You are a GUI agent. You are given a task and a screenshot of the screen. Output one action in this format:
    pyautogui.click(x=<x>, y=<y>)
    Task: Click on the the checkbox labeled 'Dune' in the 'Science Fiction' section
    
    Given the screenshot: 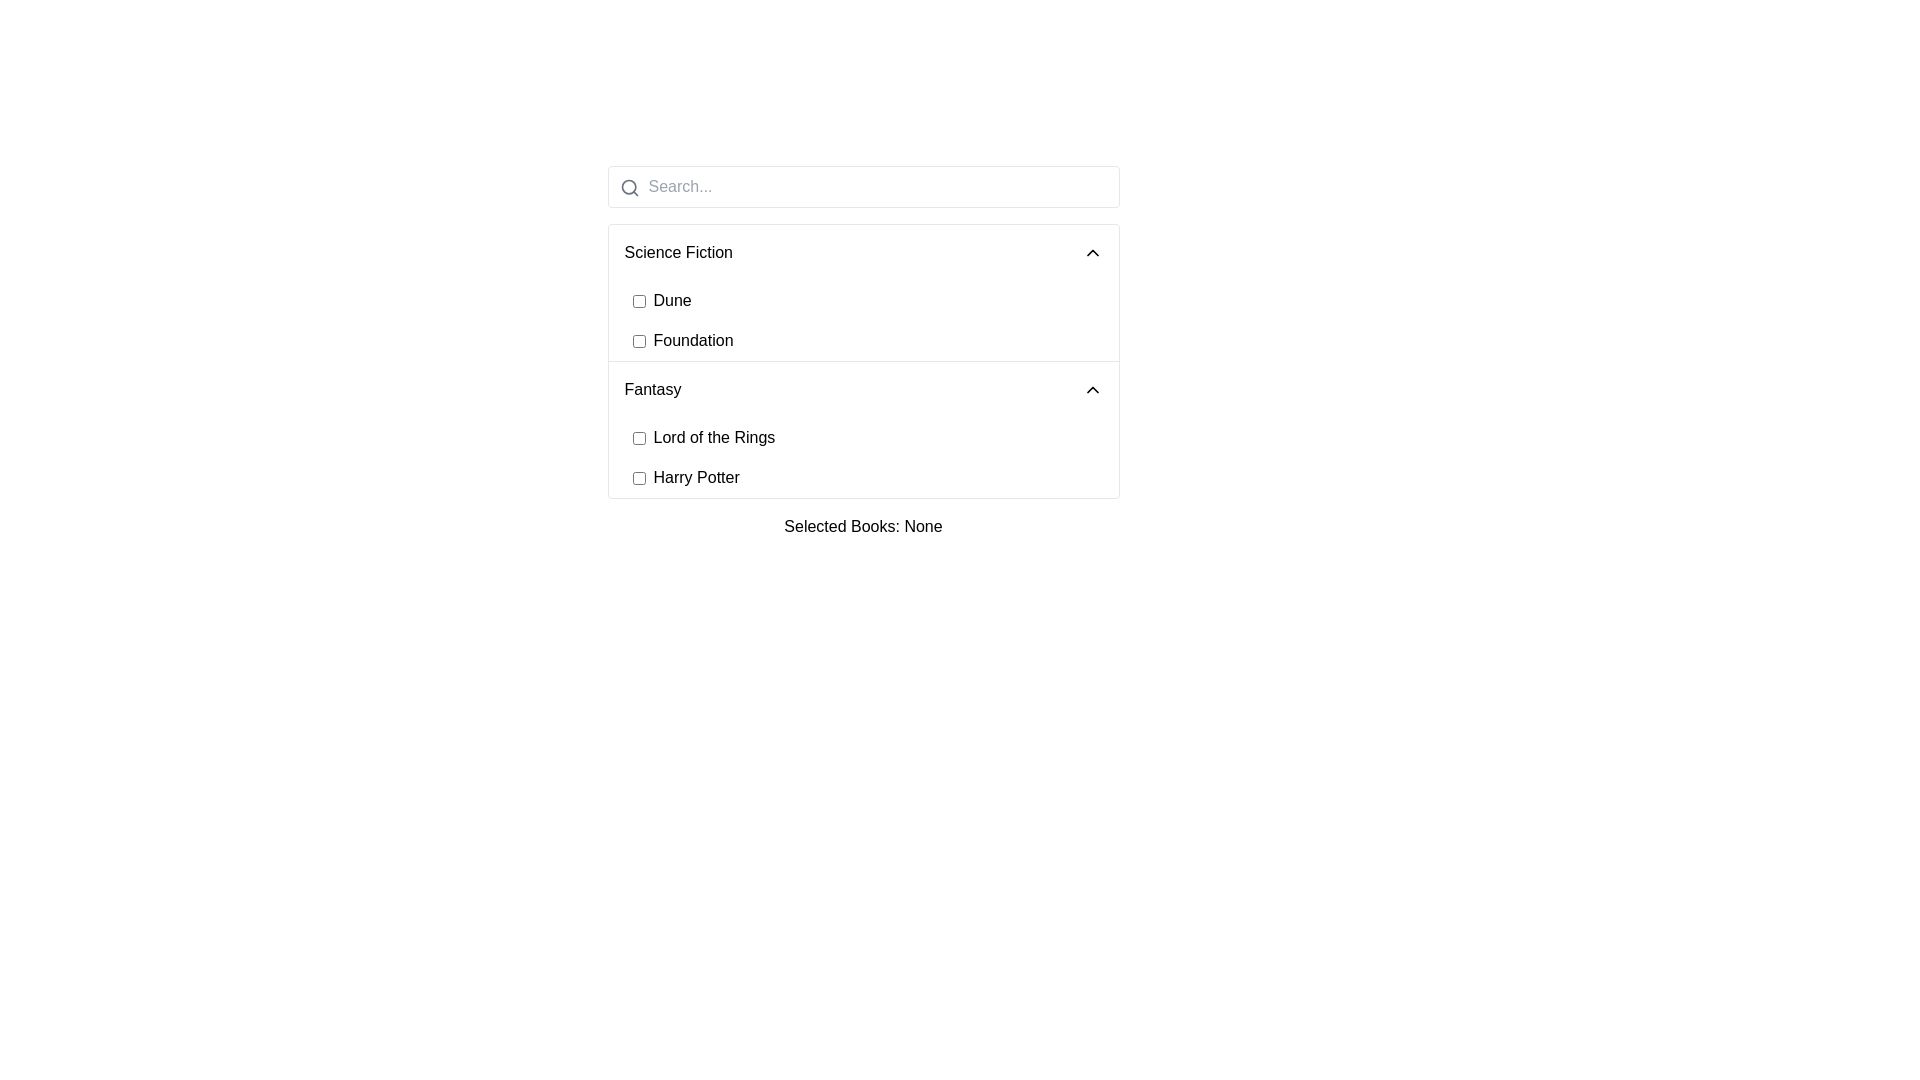 What is the action you would take?
    pyautogui.click(x=875, y=300)
    